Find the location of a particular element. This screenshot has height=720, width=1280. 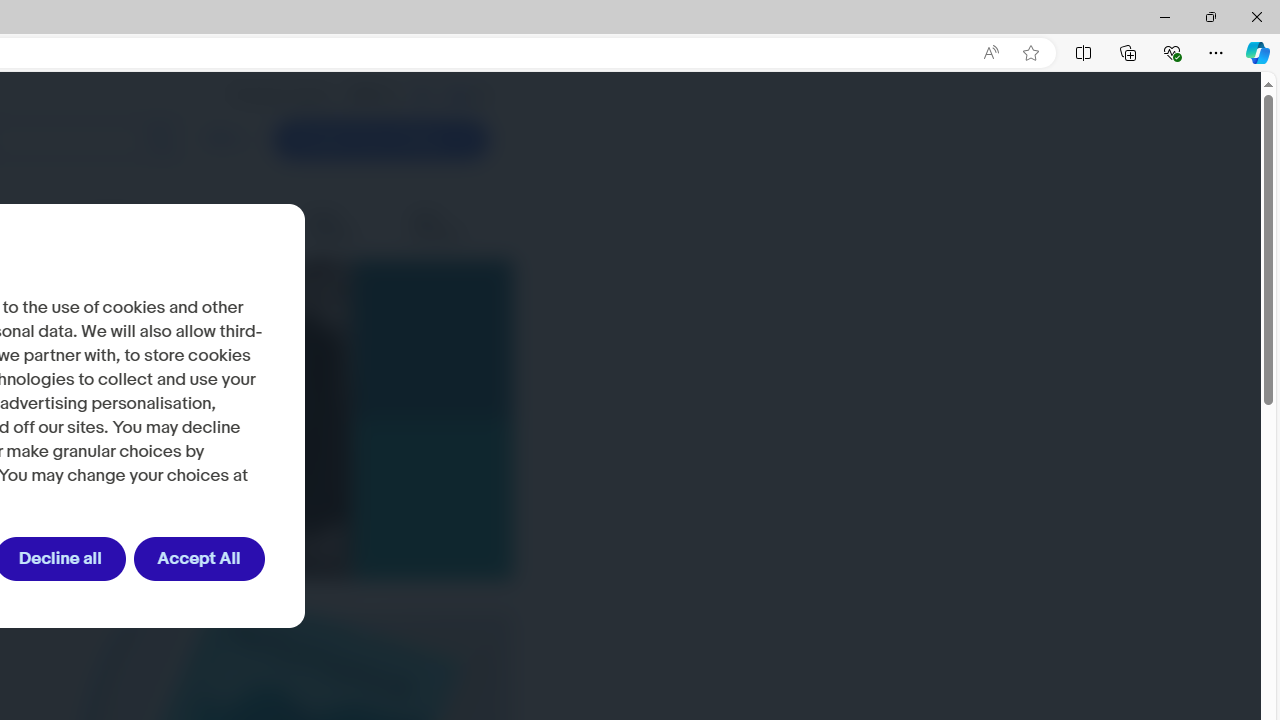

'Add this page to favorites (Ctrl+D)' is located at coordinates (1031, 52).